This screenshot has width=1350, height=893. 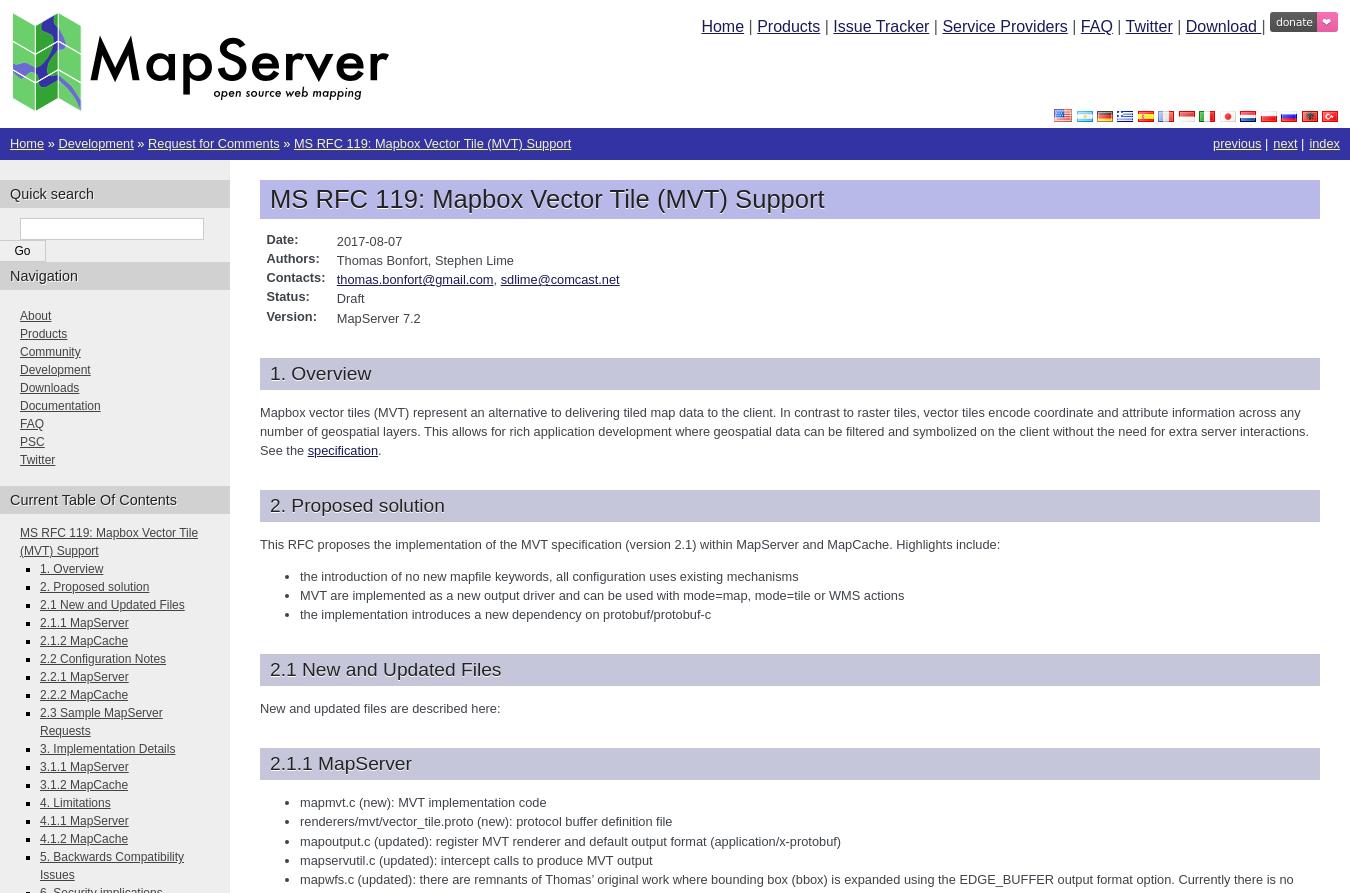 I want to click on '2.3 Sample MapServer Requests', so click(x=99, y=721).